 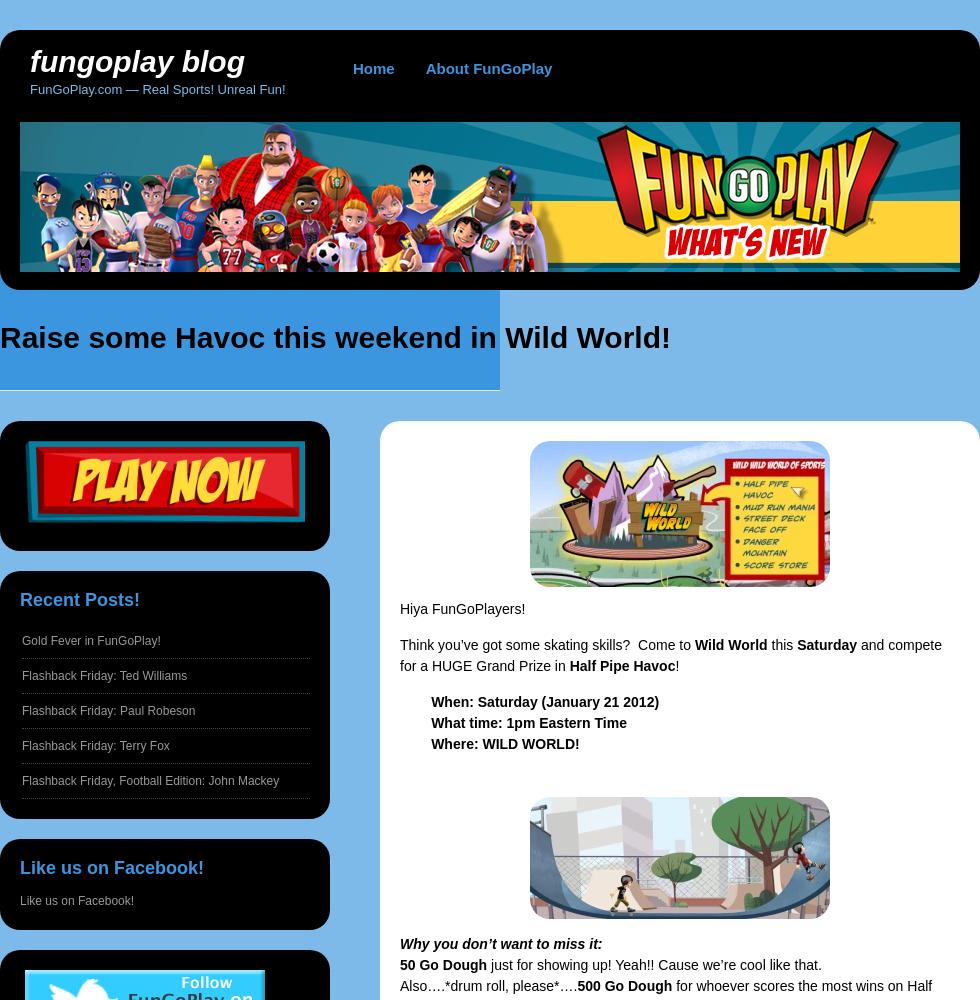 I want to click on 'FunGoPlay Blog', so click(x=29, y=61).